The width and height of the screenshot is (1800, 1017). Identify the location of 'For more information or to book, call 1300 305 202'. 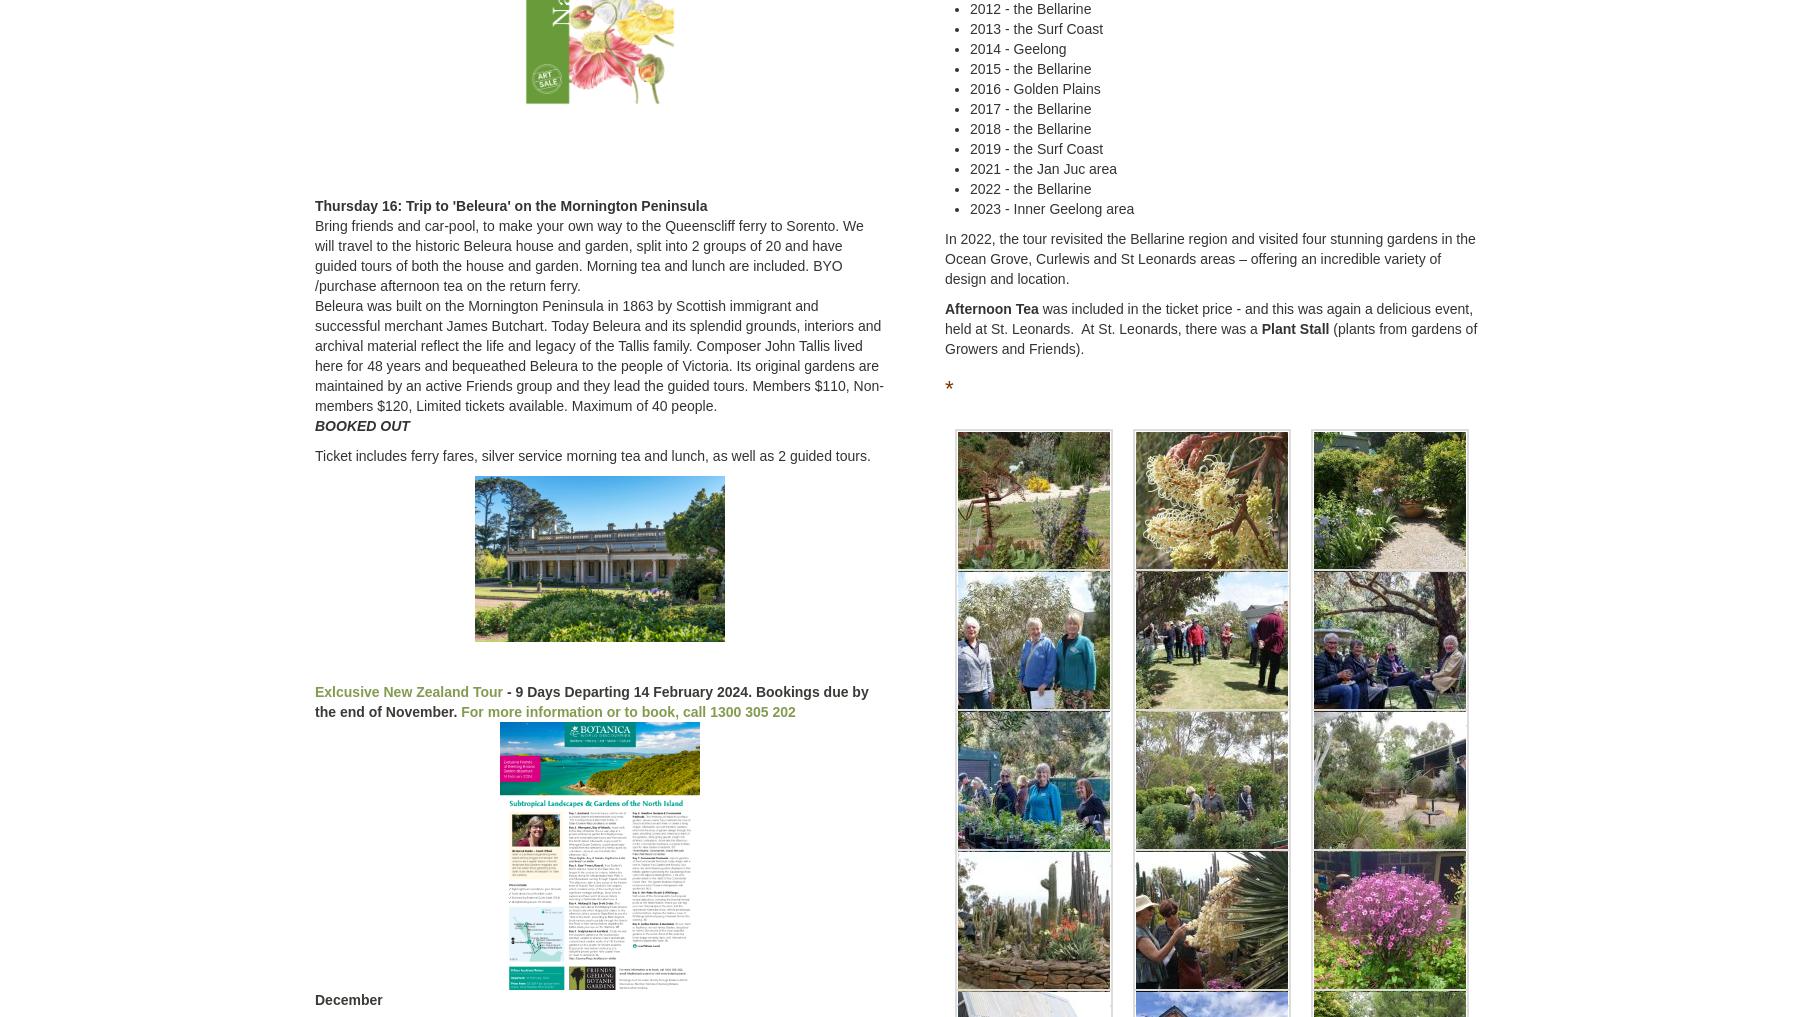
(628, 711).